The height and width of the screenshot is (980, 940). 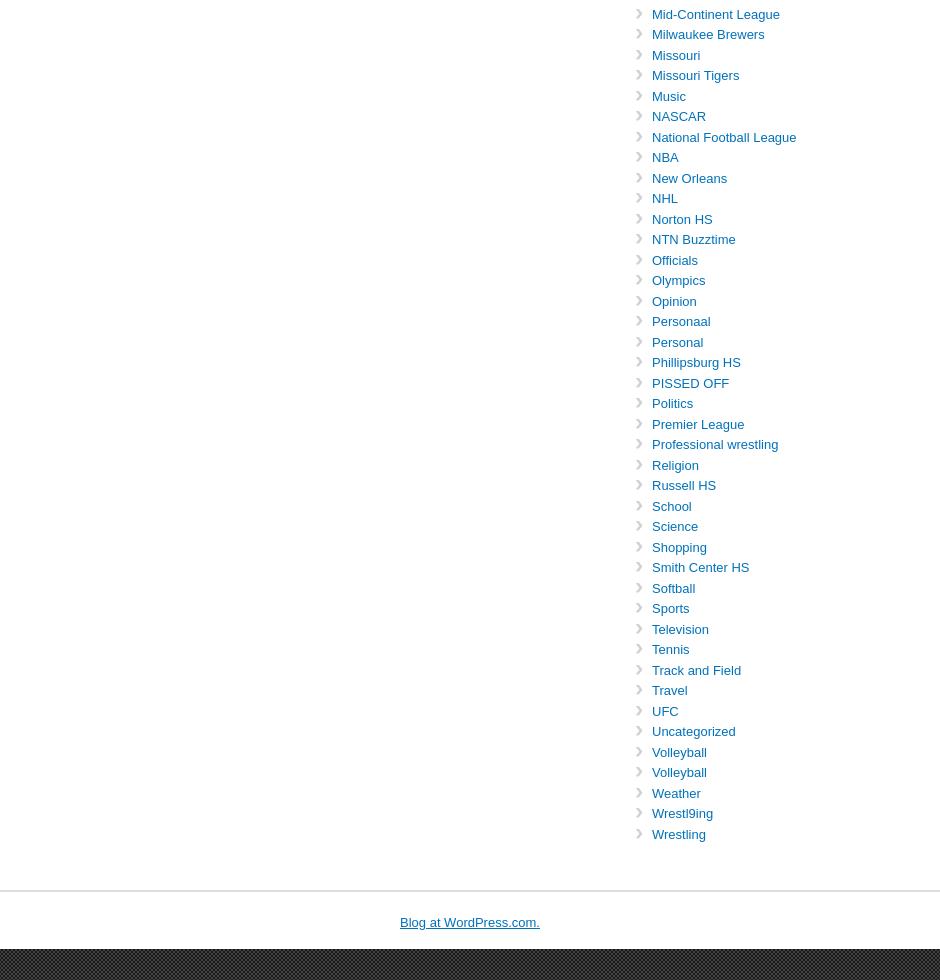 I want to click on 'Tennis', so click(x=669, y=649).